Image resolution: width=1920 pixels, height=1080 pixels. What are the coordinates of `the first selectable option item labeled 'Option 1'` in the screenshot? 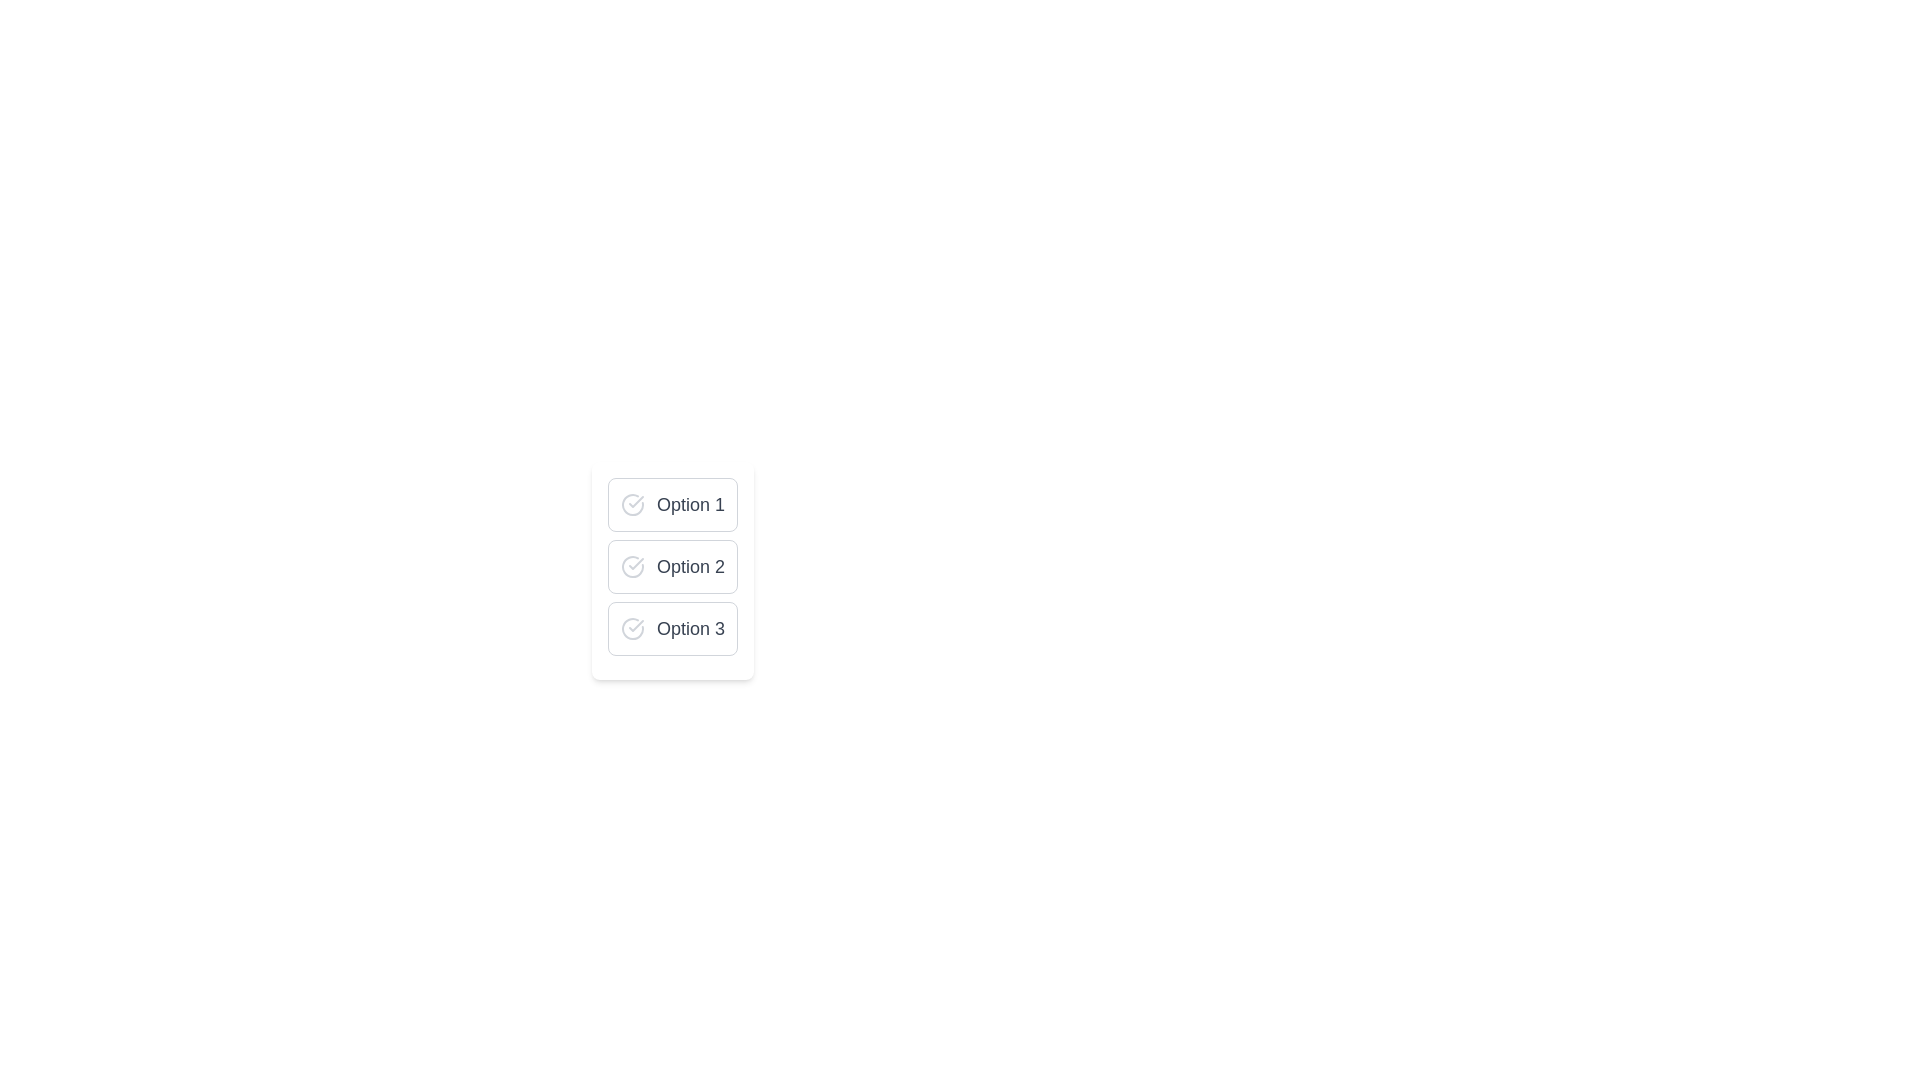 It's located at (672, 504).